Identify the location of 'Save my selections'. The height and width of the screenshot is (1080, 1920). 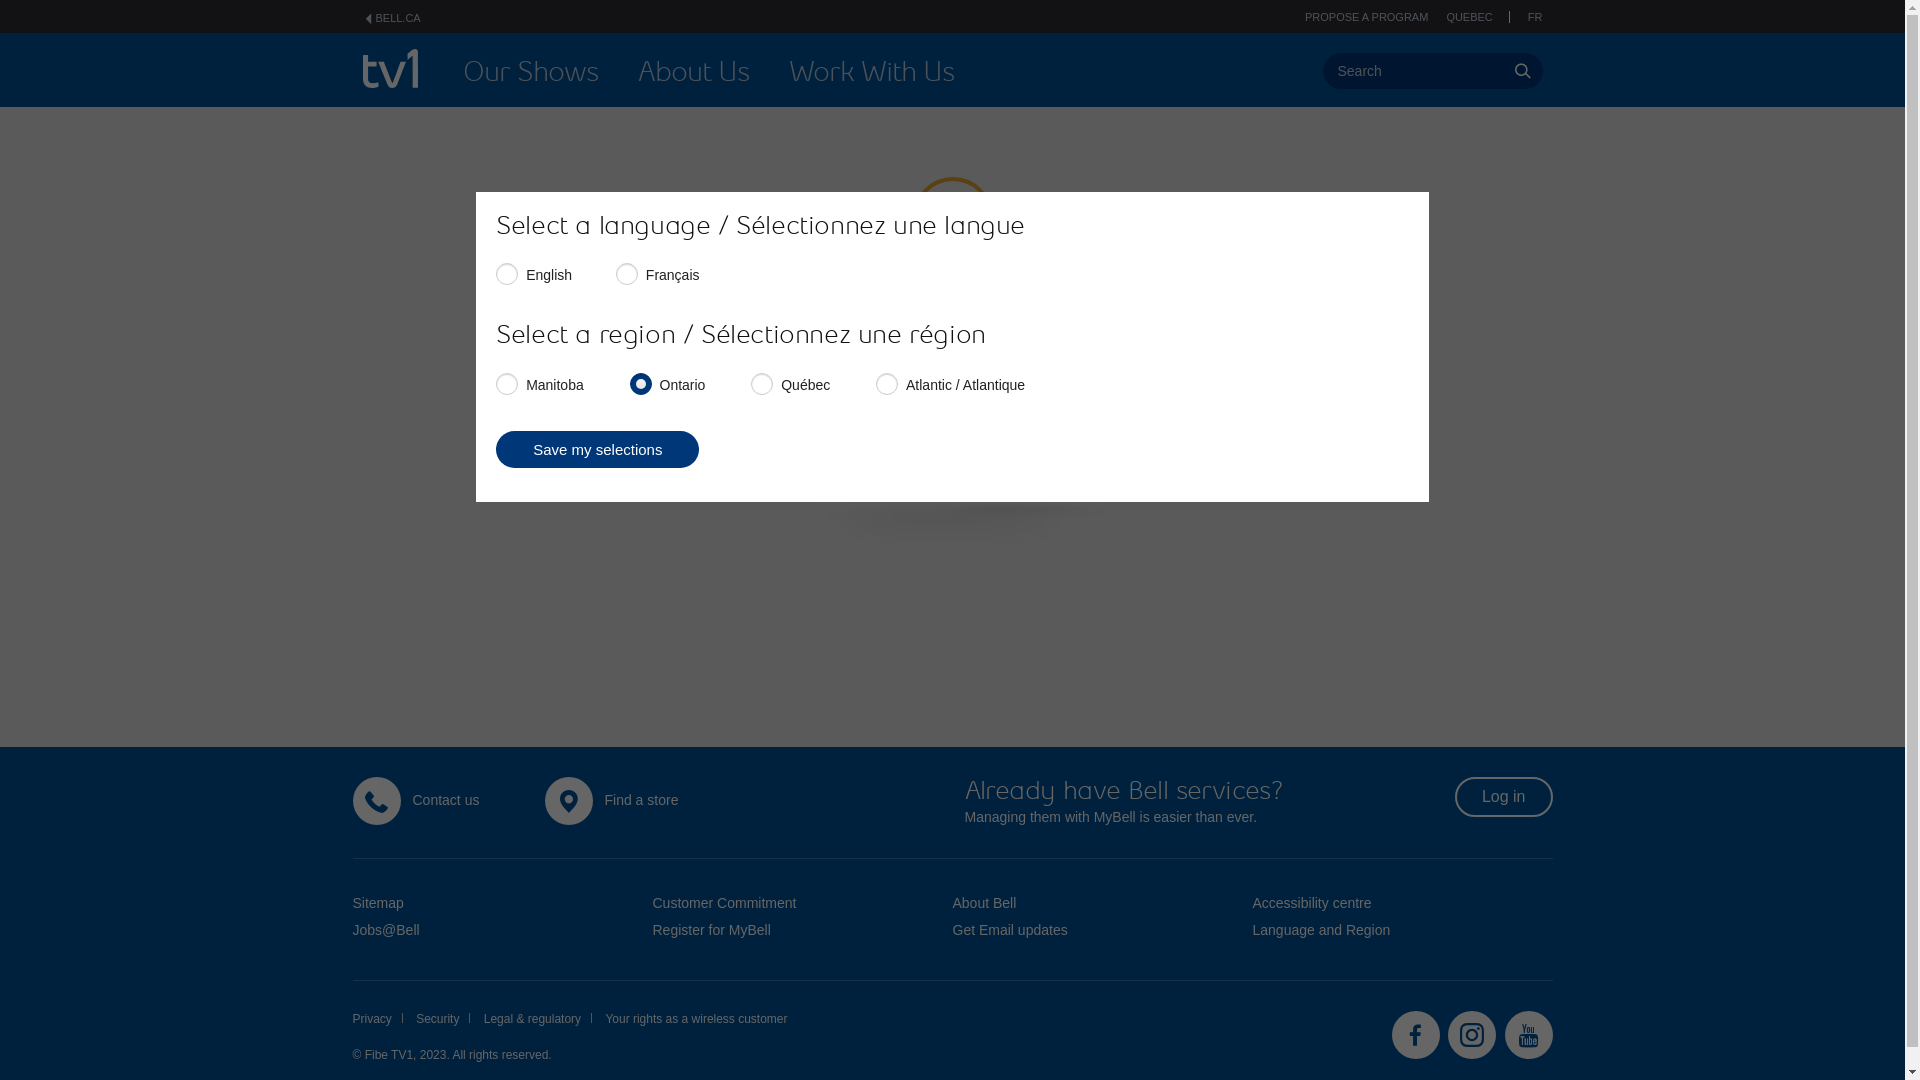
(495, 448).